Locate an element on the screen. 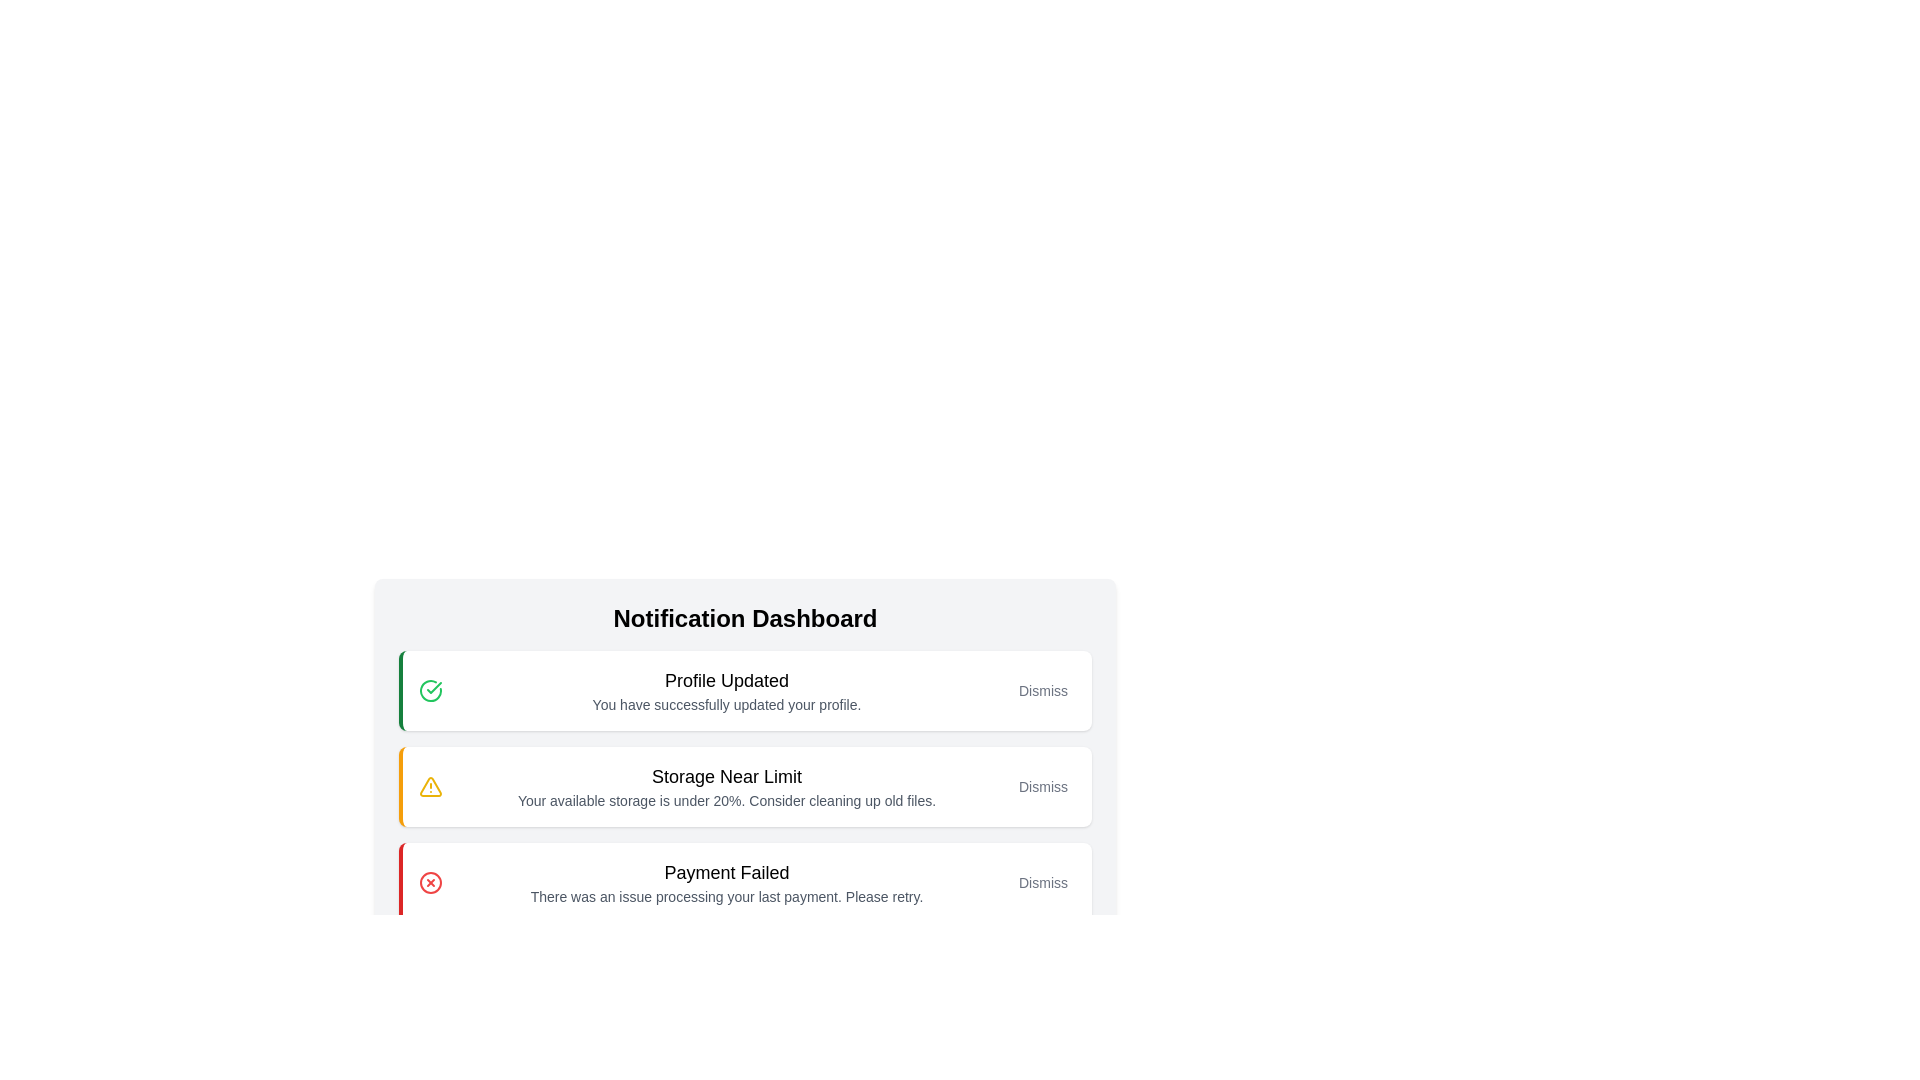 This screenshot has width=1920, height=1080. the triangle-shaped icon with a yellow border and an exclamation mark, which indicates an alert or warning, positioned to the left of the 'Storage Near Limit' notification text is located at coordinates (430, 785).